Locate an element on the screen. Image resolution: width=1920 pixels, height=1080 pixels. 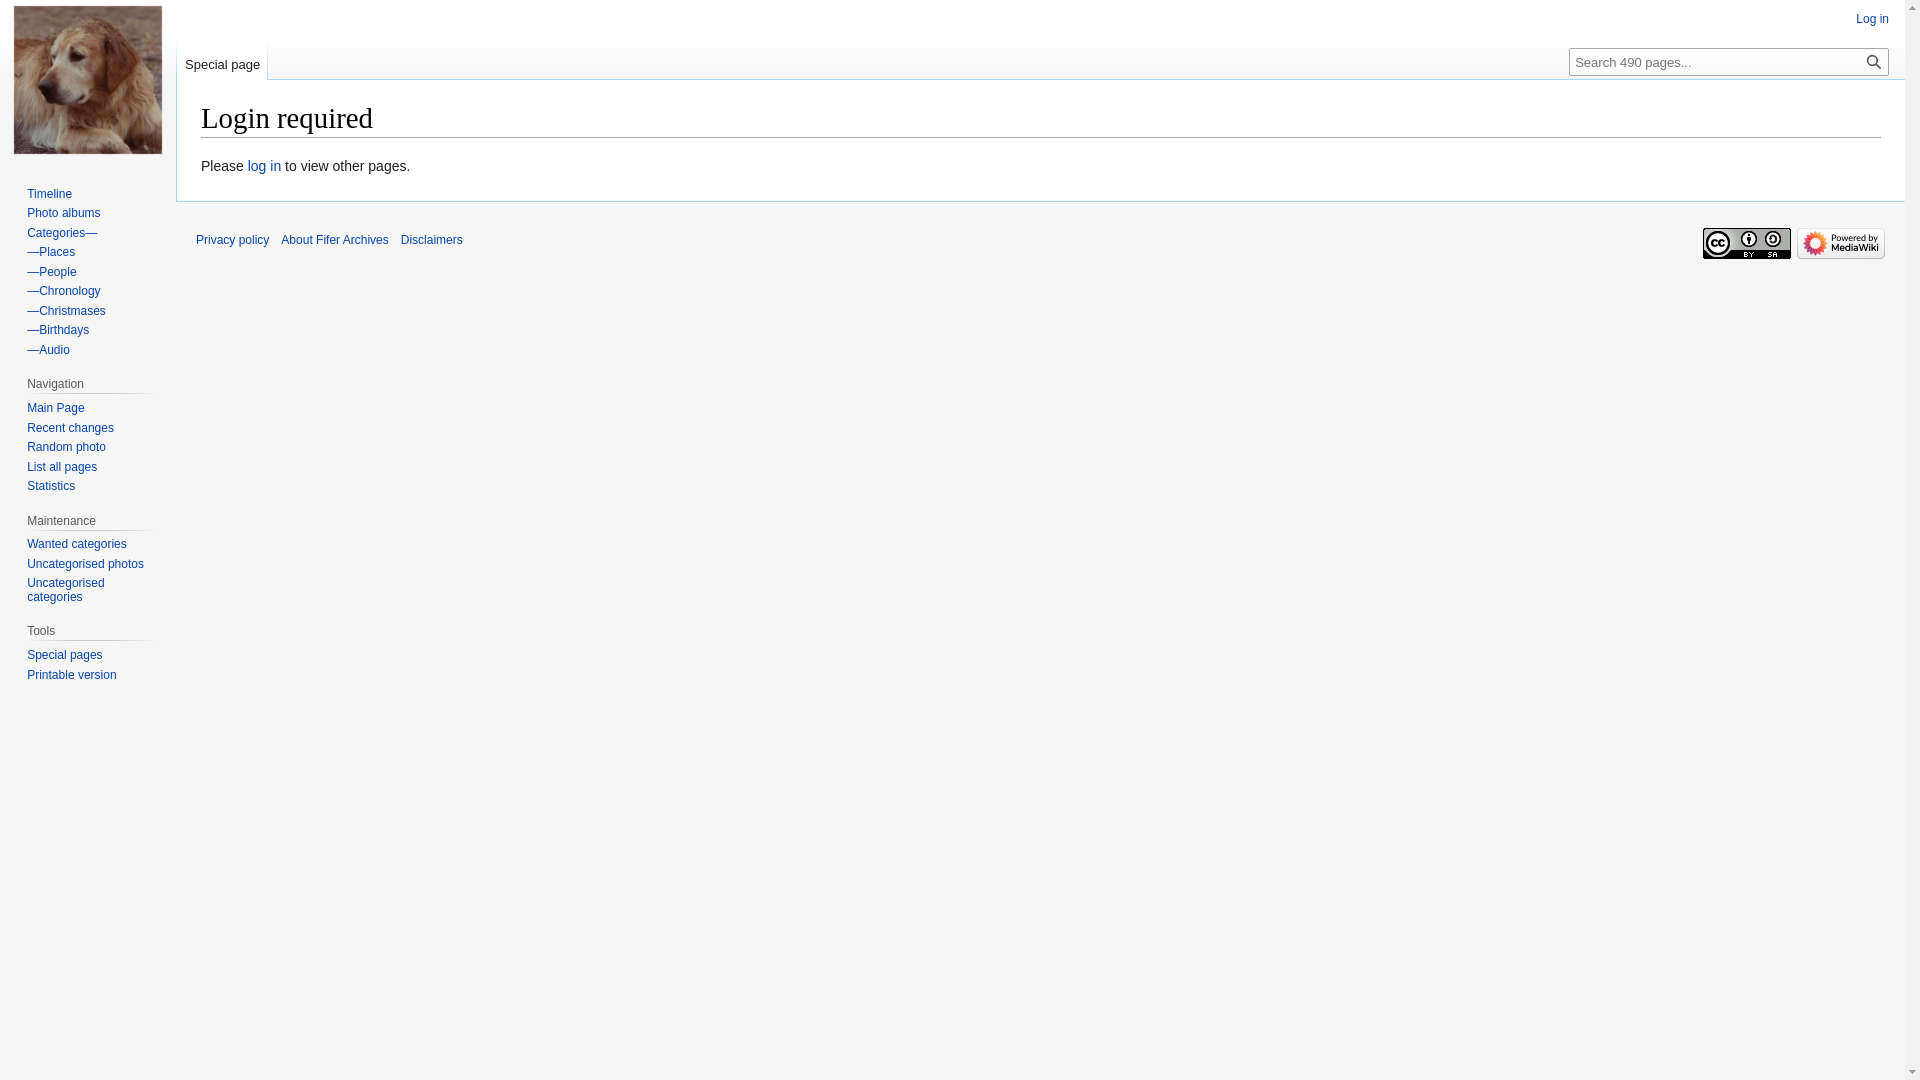
'Statistics' is located at coordinates (27, 486).